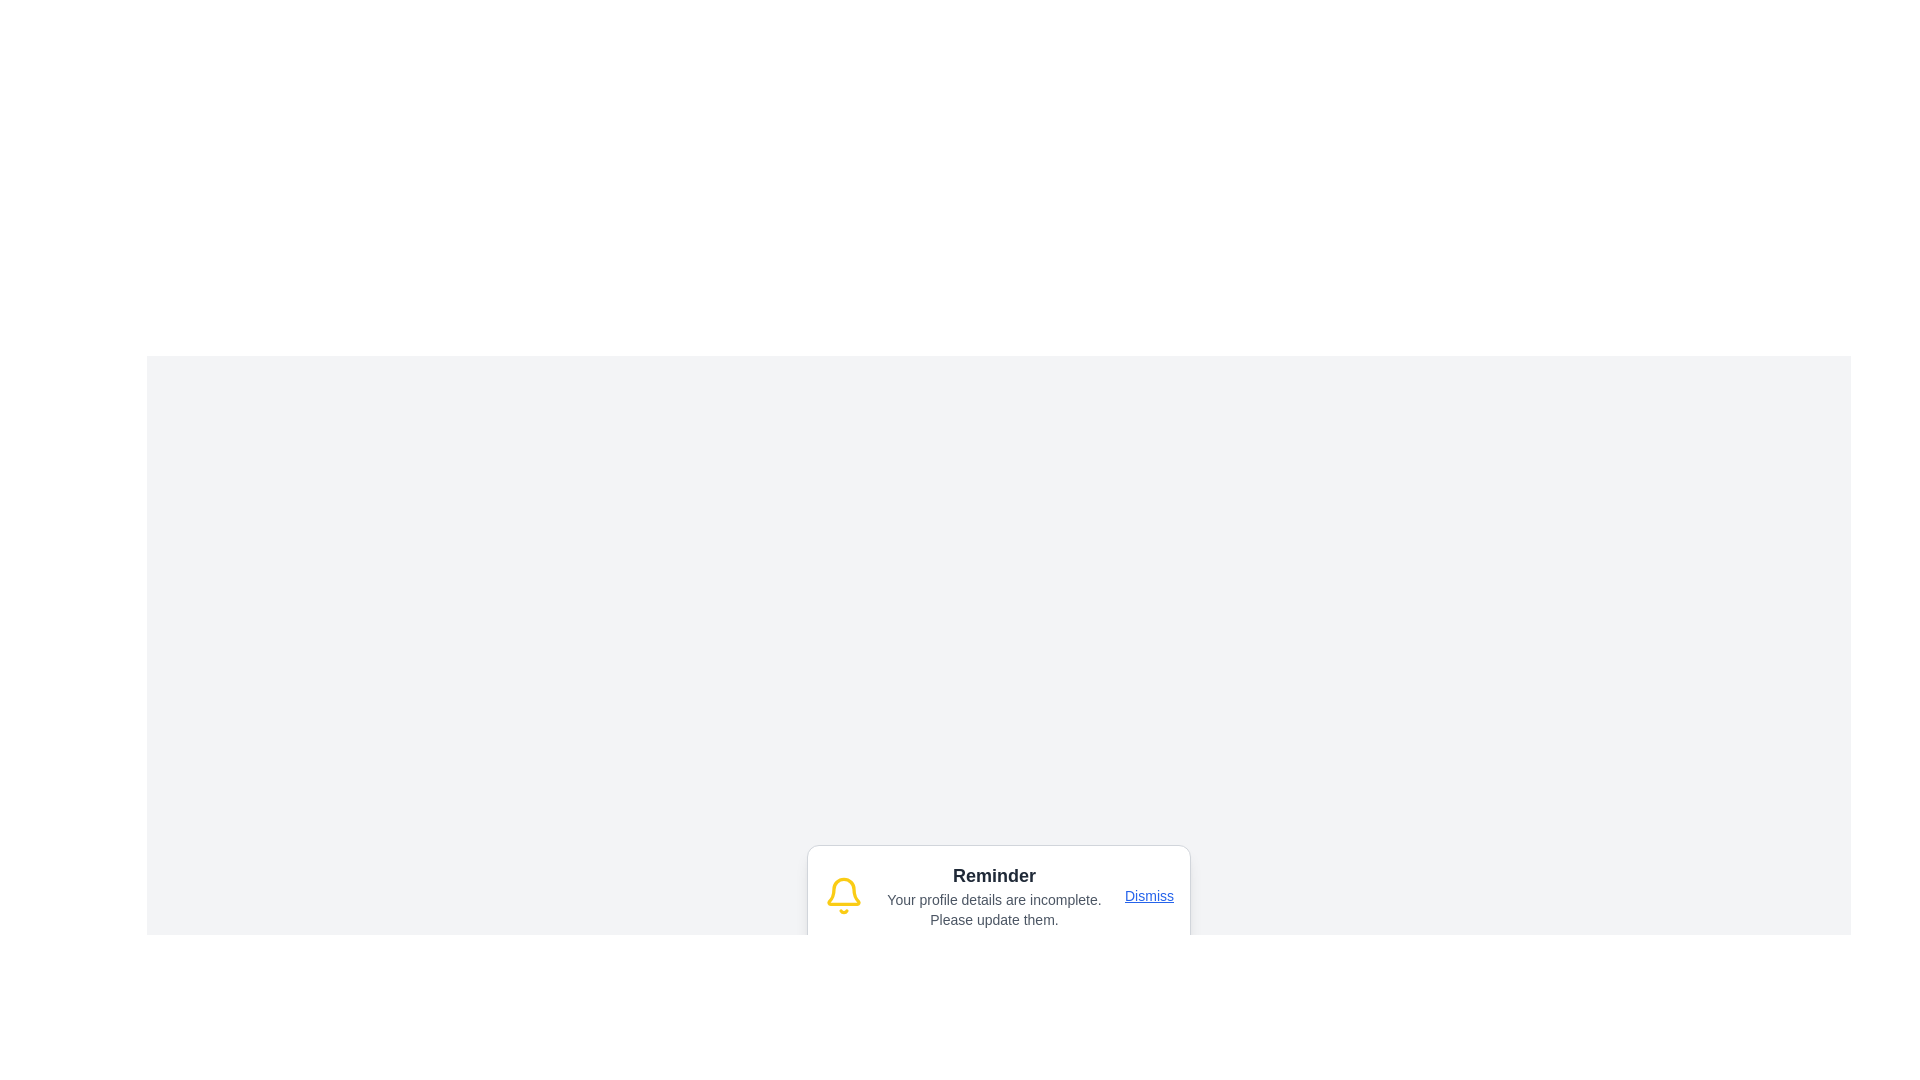 Image resolution: width=1920 pixels, height=1080 pixels. I want to click on the 'Dismiss' hyperlink in the upper-right corner of the notification card, so click(1149, 894).